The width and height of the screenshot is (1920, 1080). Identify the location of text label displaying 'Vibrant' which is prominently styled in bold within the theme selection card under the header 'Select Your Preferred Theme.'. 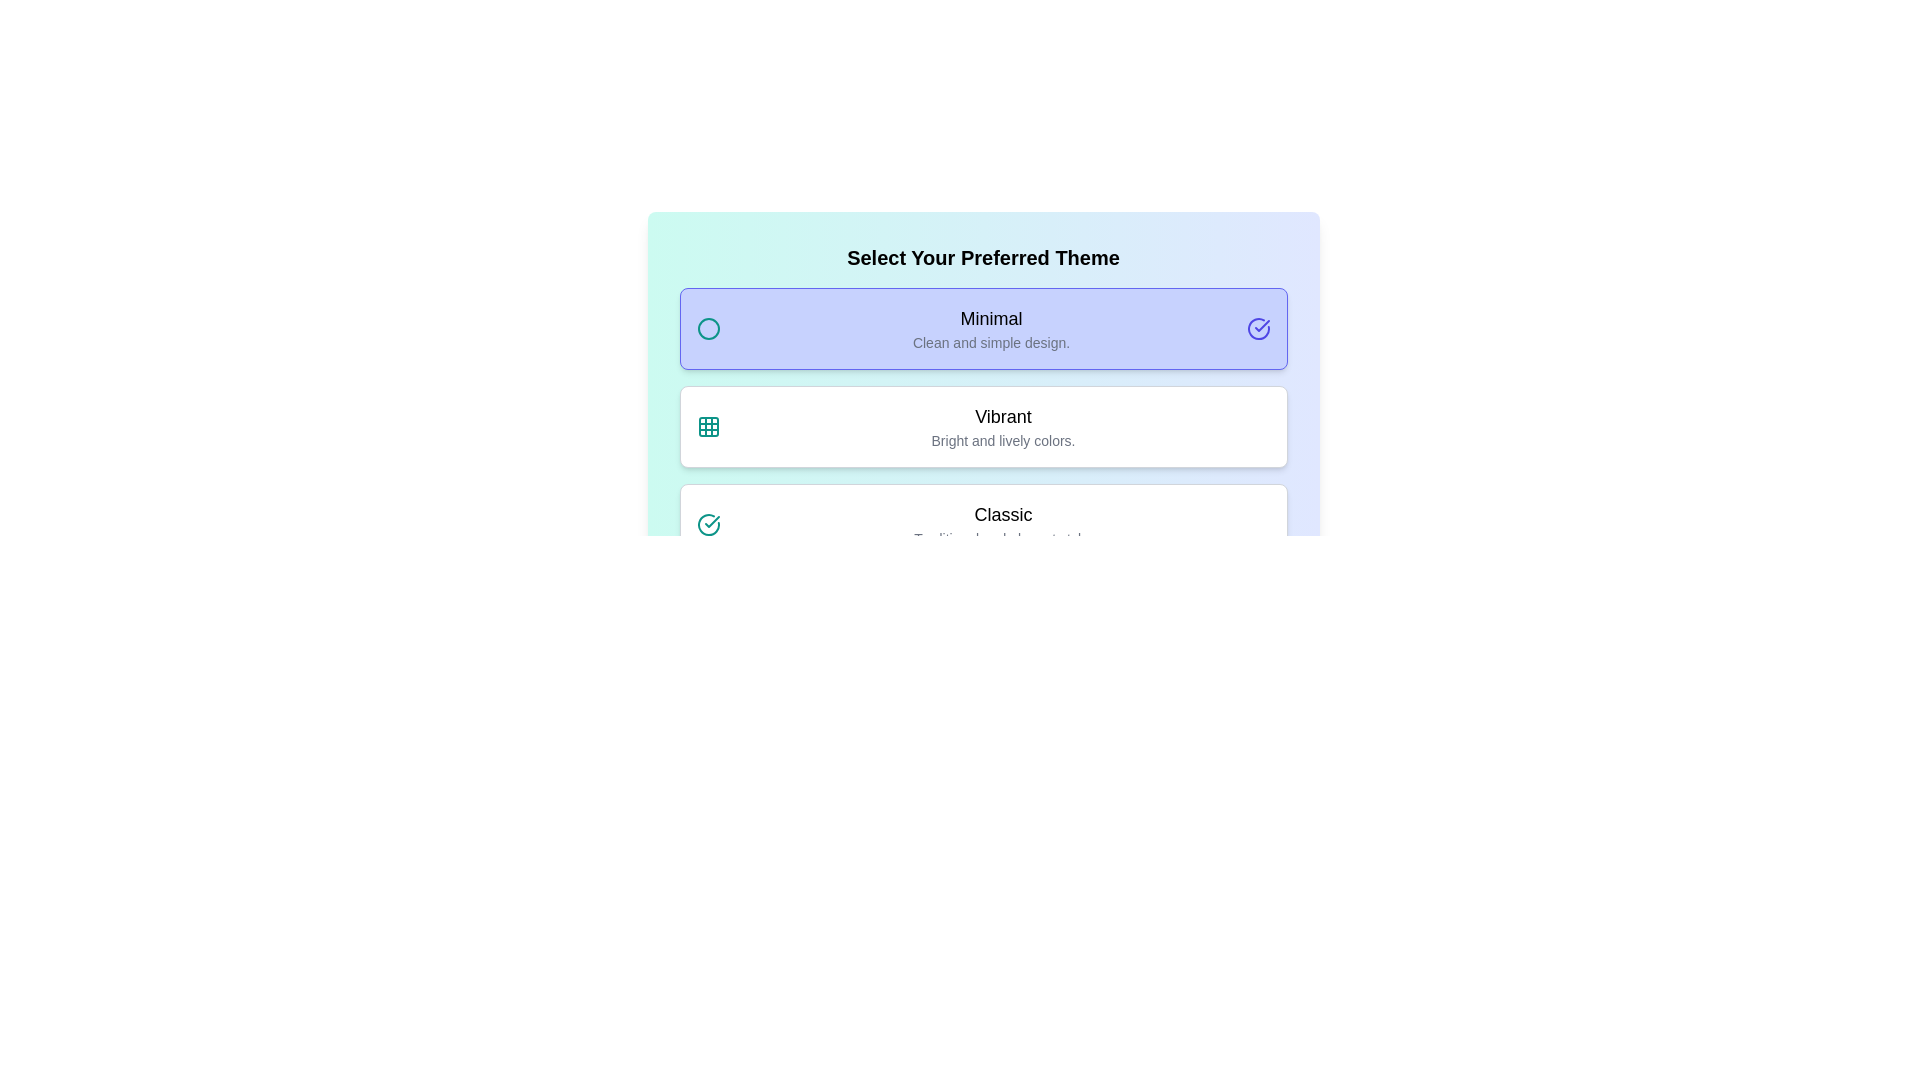
(1003, 415).